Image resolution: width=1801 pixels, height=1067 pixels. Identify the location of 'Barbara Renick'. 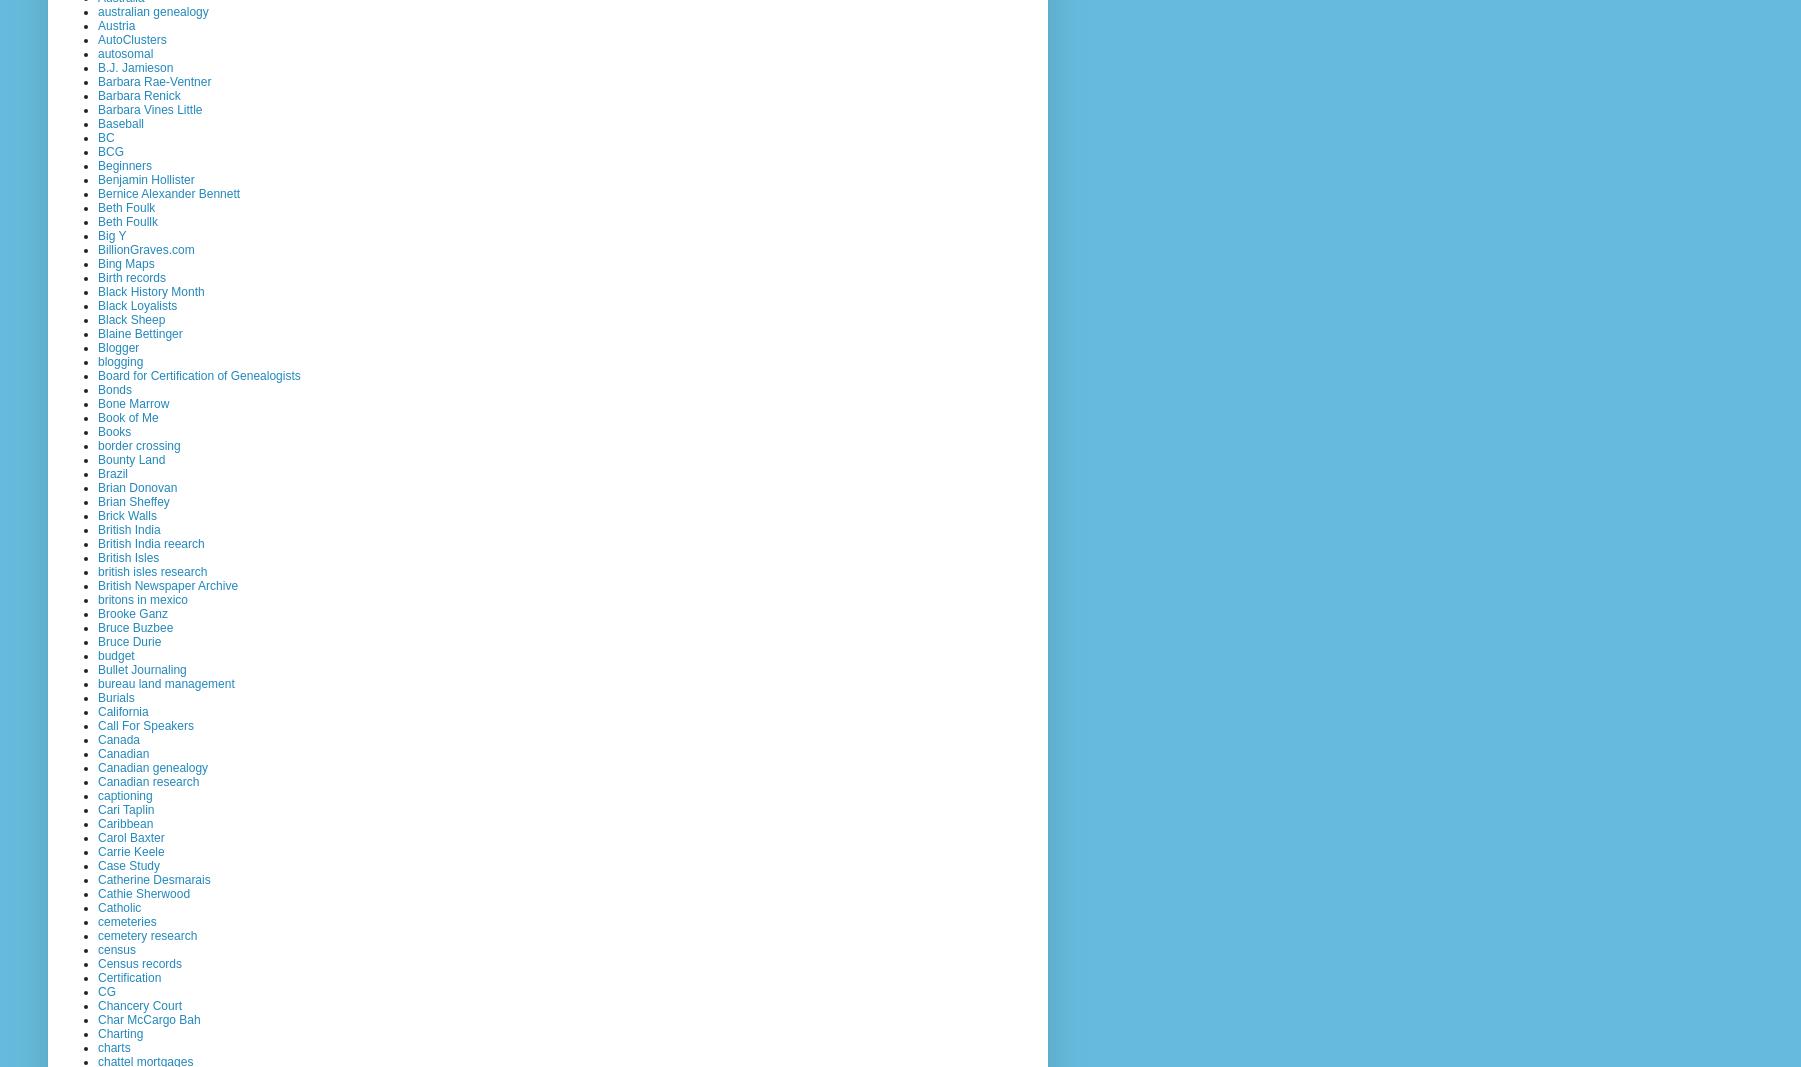
(139, 93).